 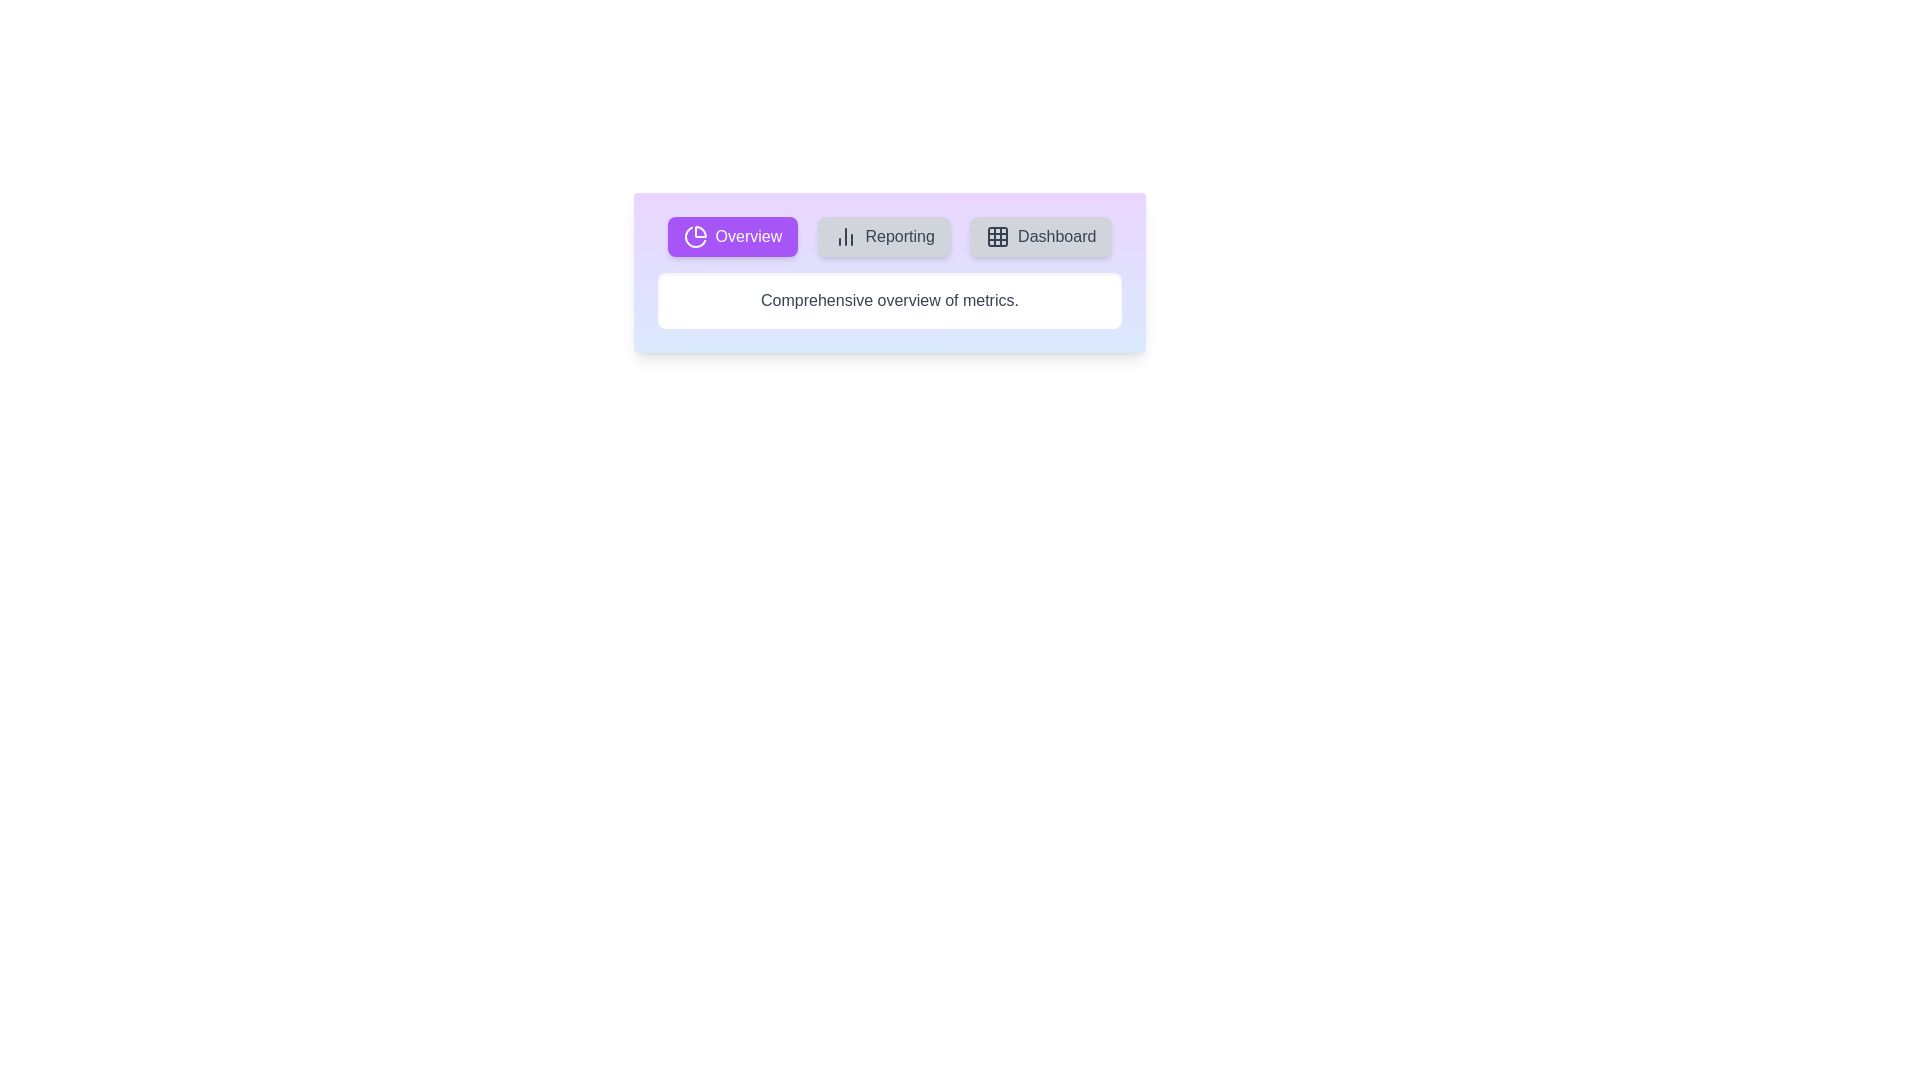 I want to click on the tab button containing the icon for Reporting, so click(x=882, y=235).